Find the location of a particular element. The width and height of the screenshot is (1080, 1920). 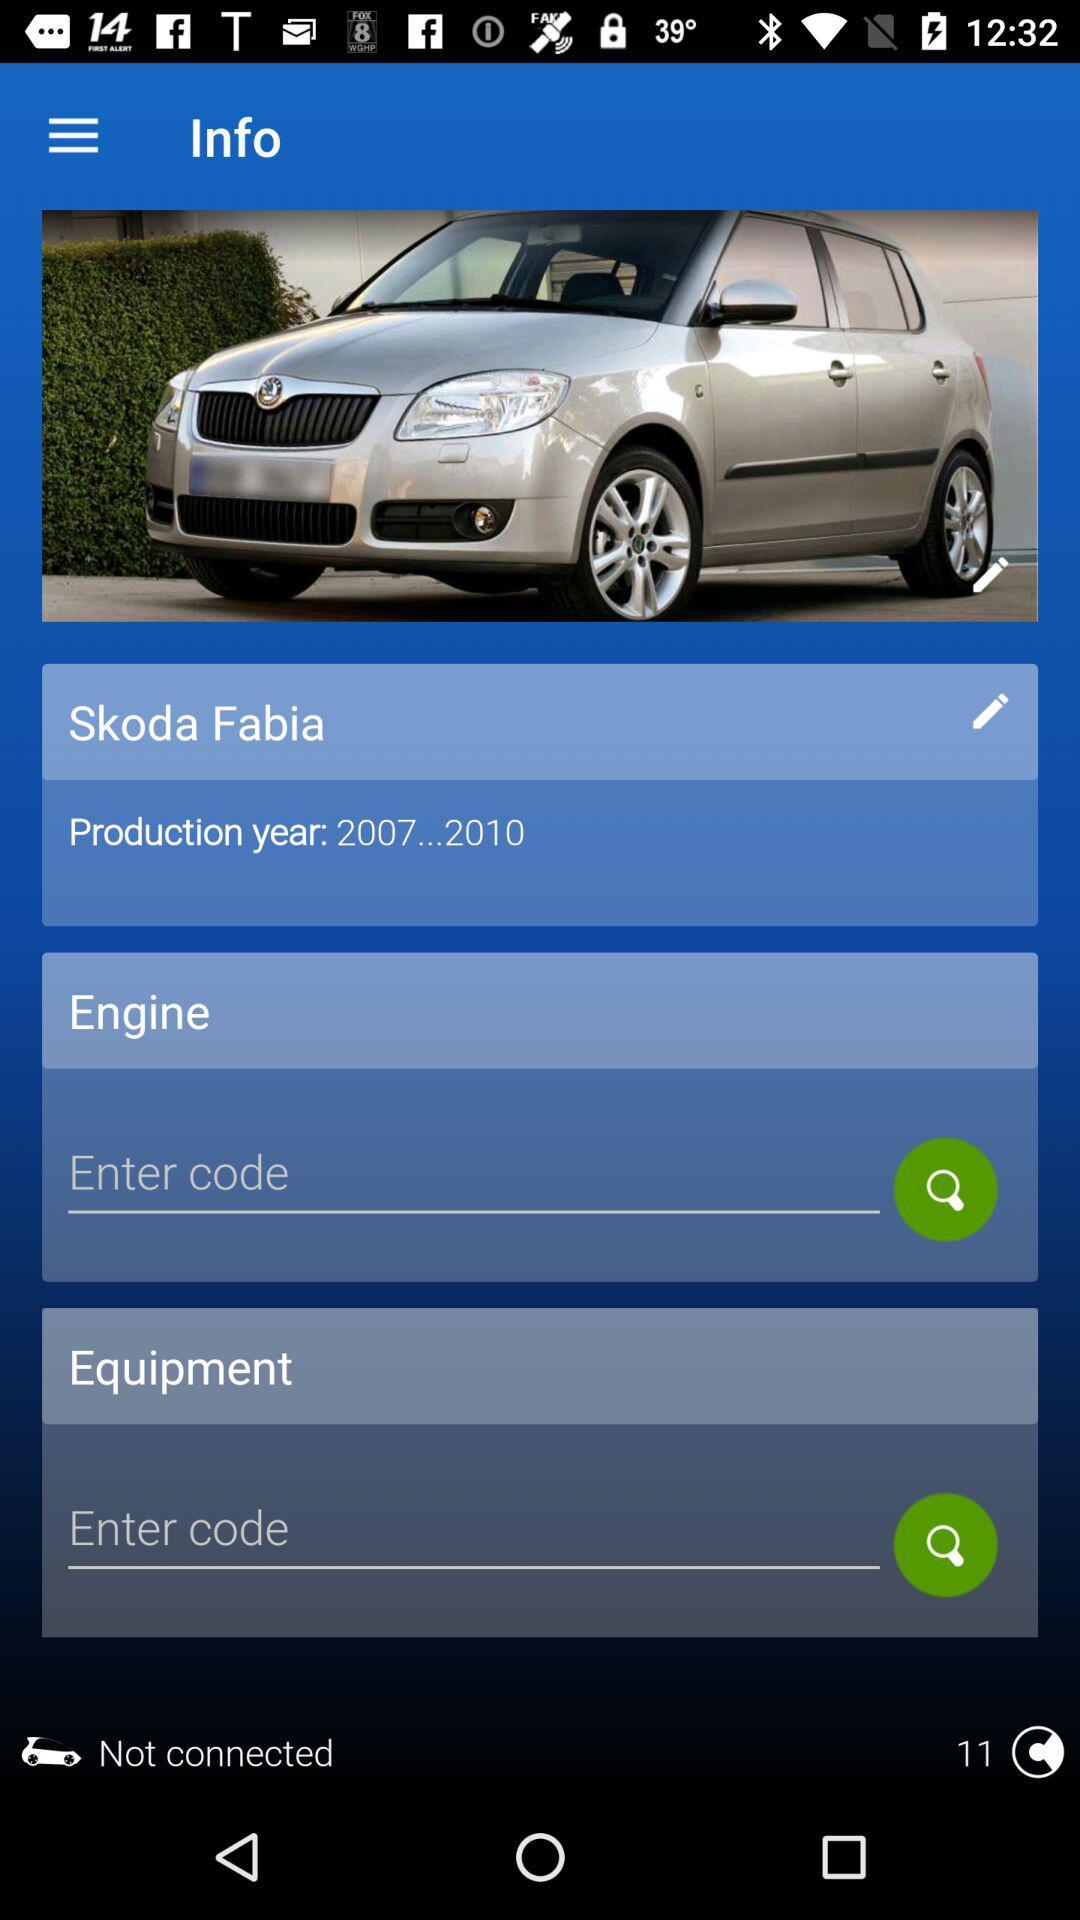

search equipment is located at coordinates (945, 1544).